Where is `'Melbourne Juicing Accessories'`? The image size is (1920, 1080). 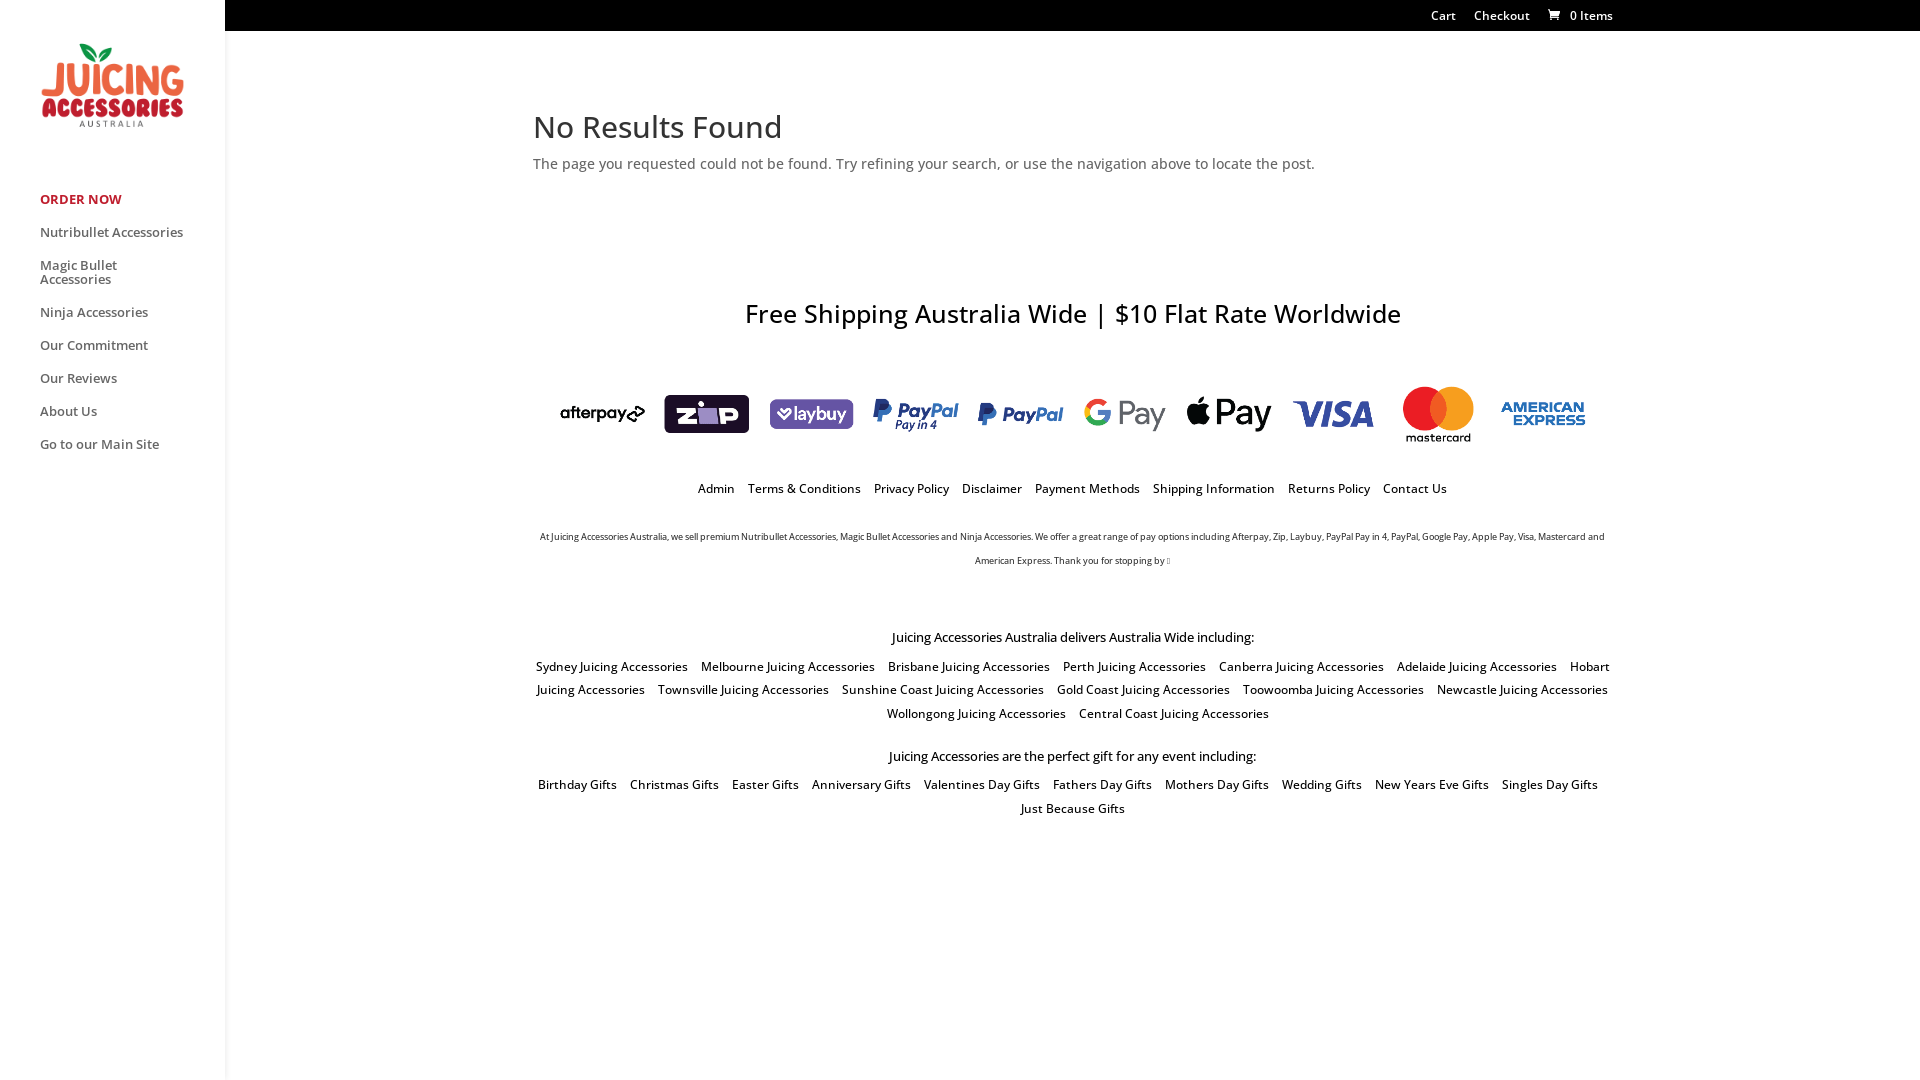
'Melbourne Juicing Accessories' is located at coordinates (786, 666).